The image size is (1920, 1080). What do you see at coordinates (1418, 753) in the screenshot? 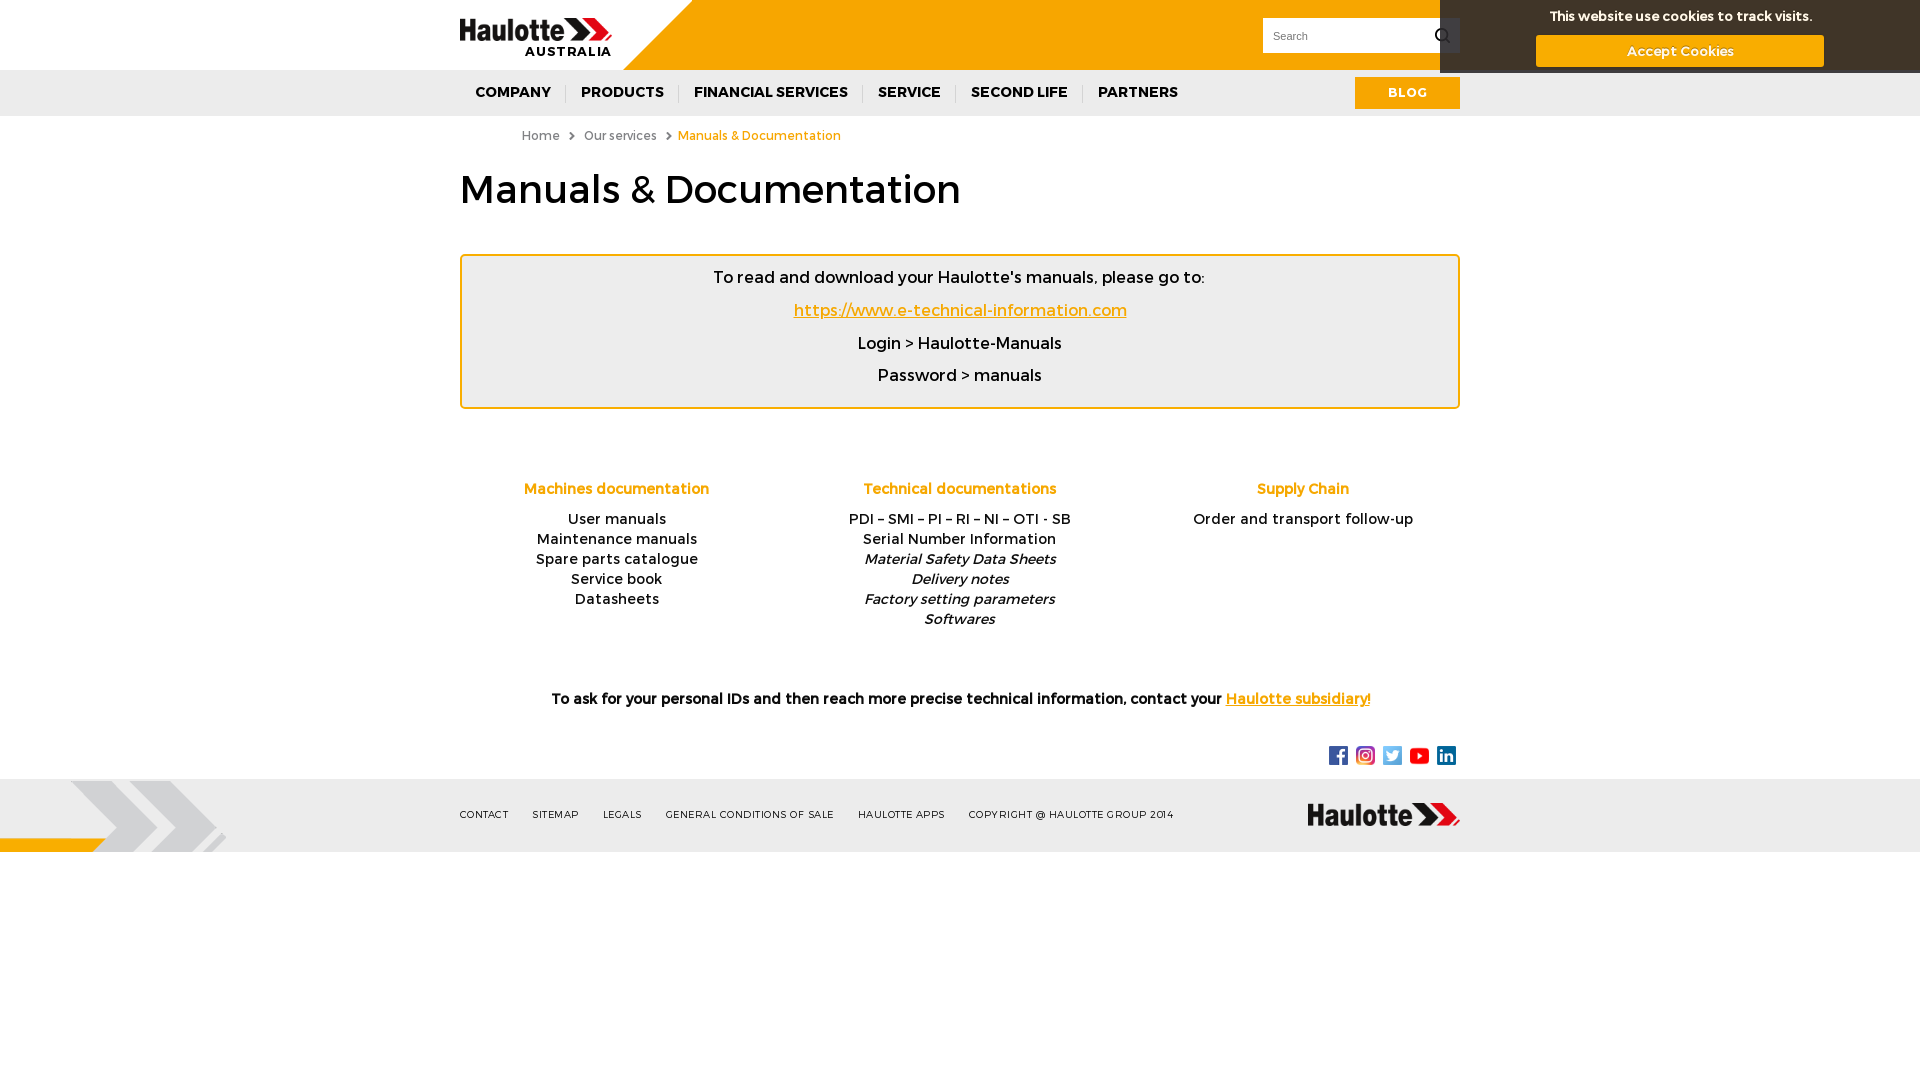
I see `'YouTube'` at bounding box center [1418, 753].